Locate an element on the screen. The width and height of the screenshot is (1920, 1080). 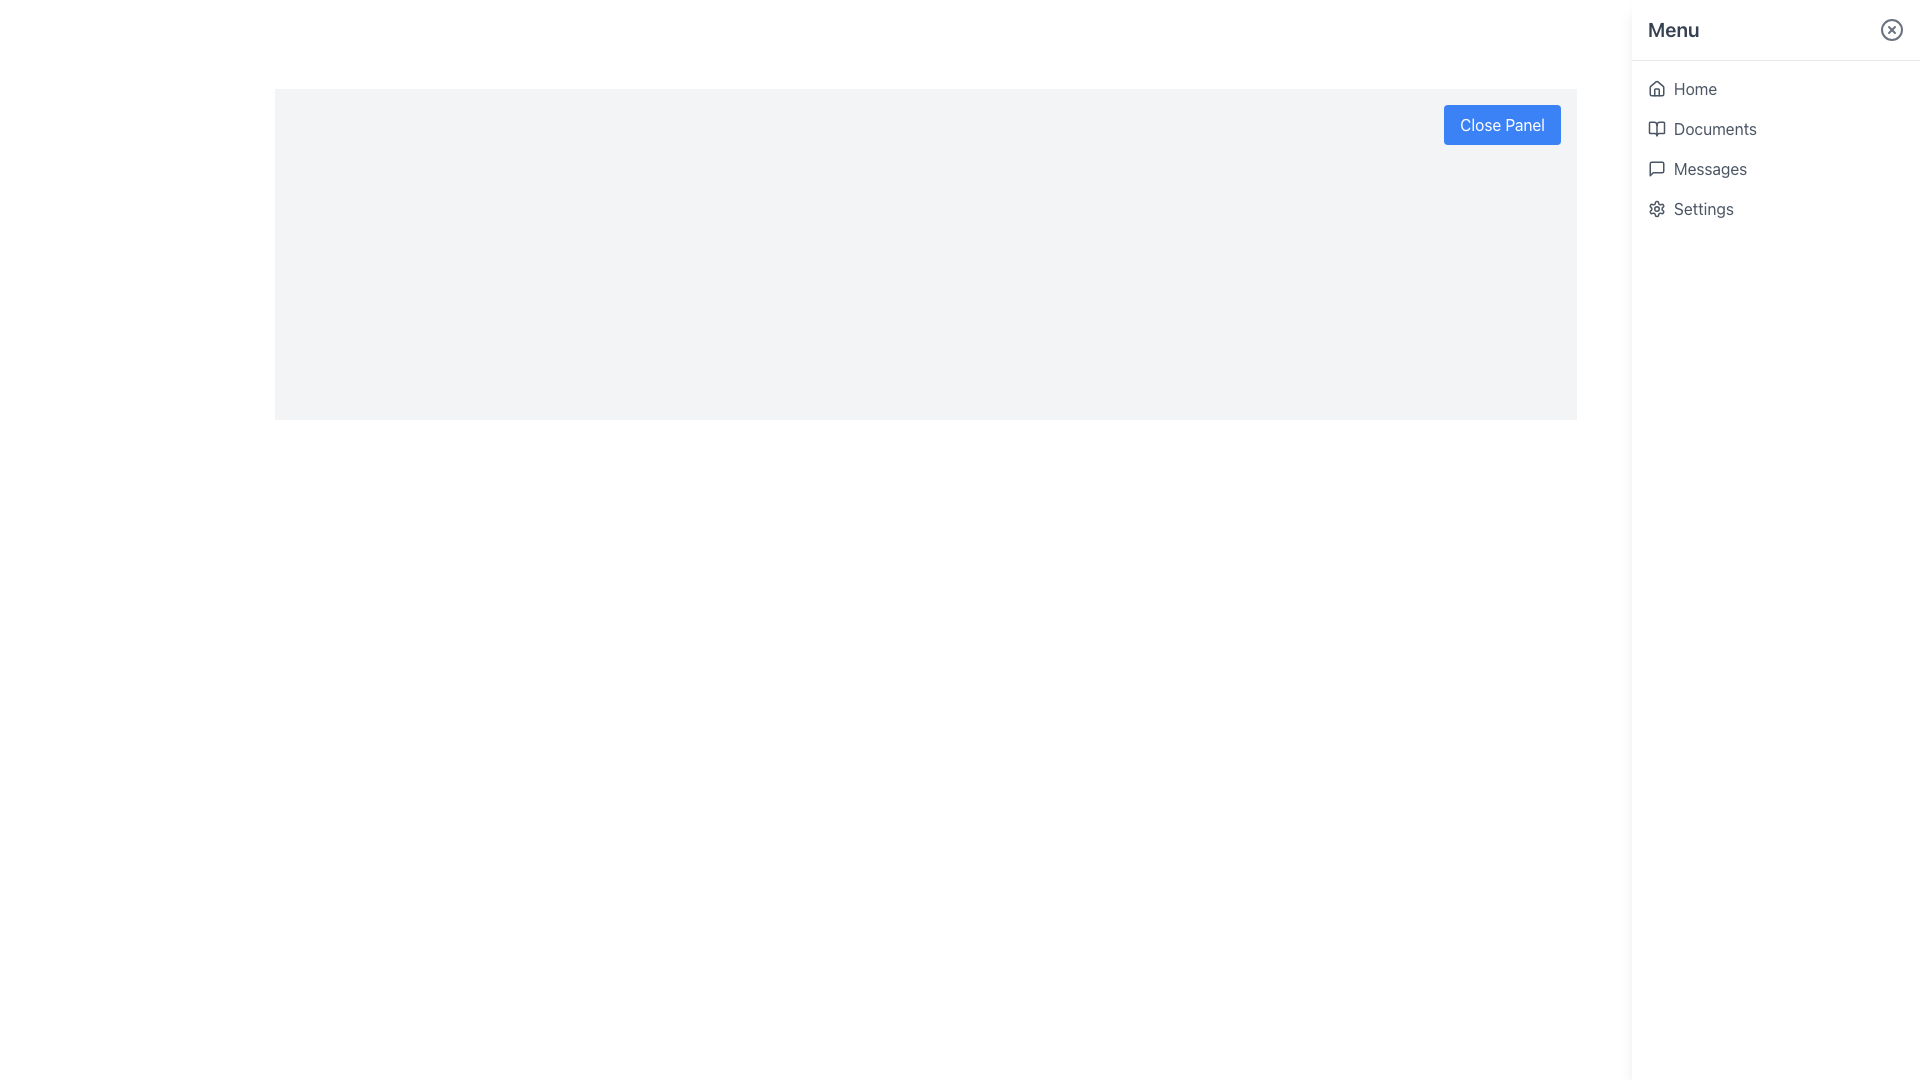
the 'Messages' icon in the right sidebar menu is located at coordinates (1656, 168).